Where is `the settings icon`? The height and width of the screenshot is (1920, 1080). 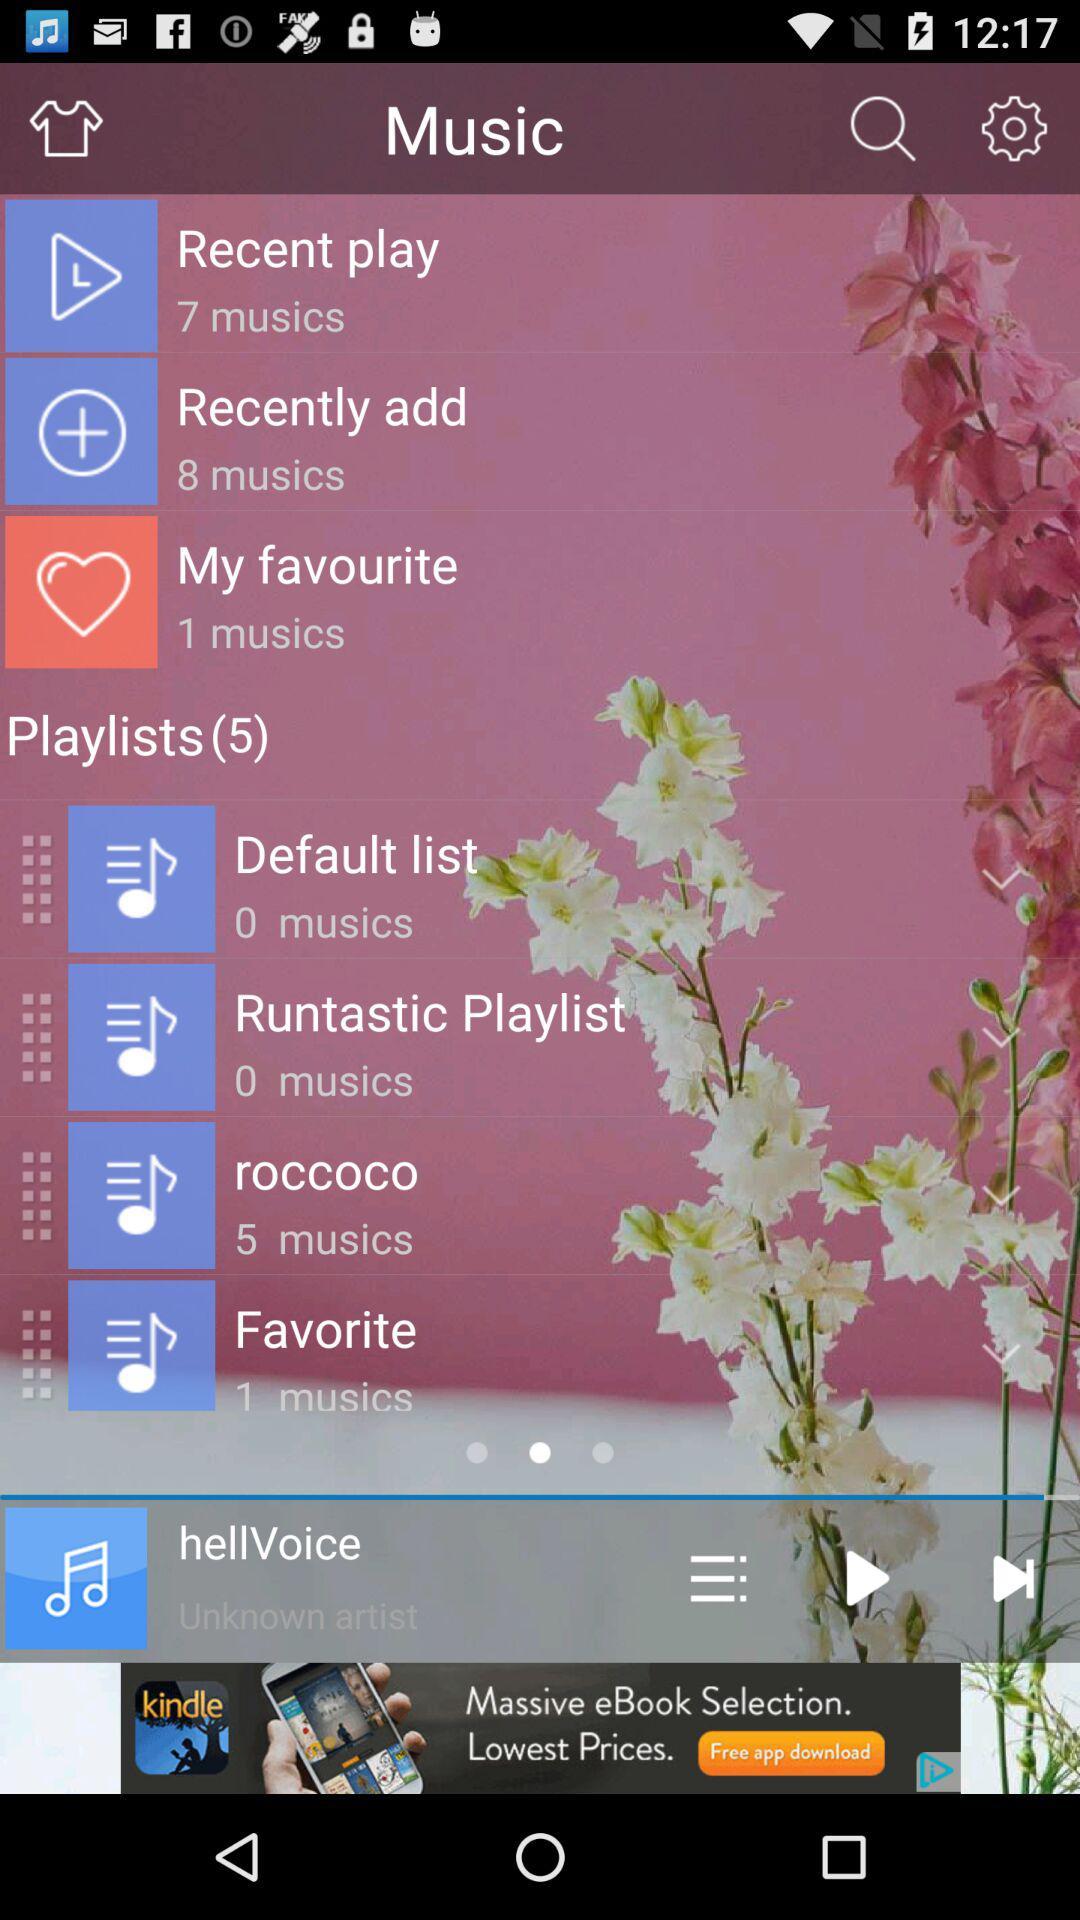
the settings icon is located at coordinates (1014, 136).